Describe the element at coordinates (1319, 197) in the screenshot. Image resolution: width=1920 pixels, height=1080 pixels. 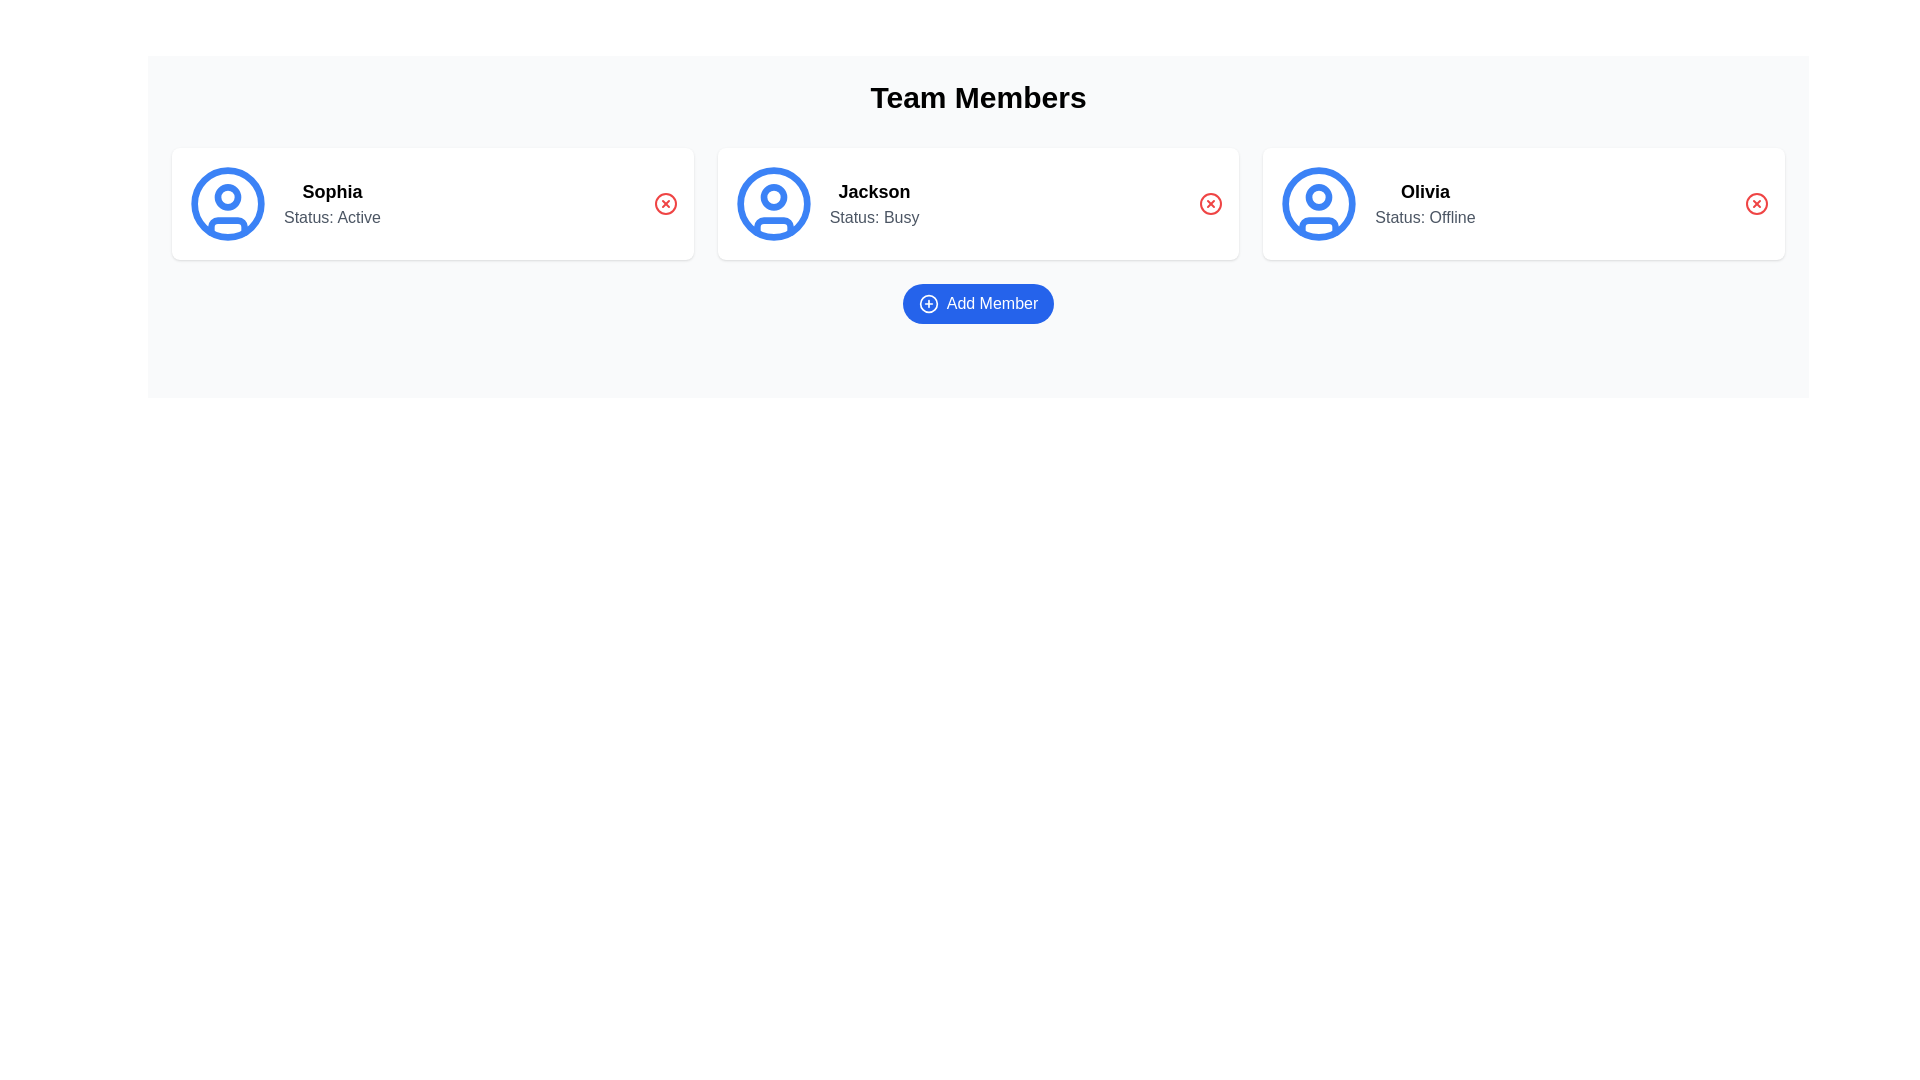
I see `the decorative graphical element within the profile icon of the user card labeled 'Olivia', which is positioned in the rightmost position among three user cards` at that location.